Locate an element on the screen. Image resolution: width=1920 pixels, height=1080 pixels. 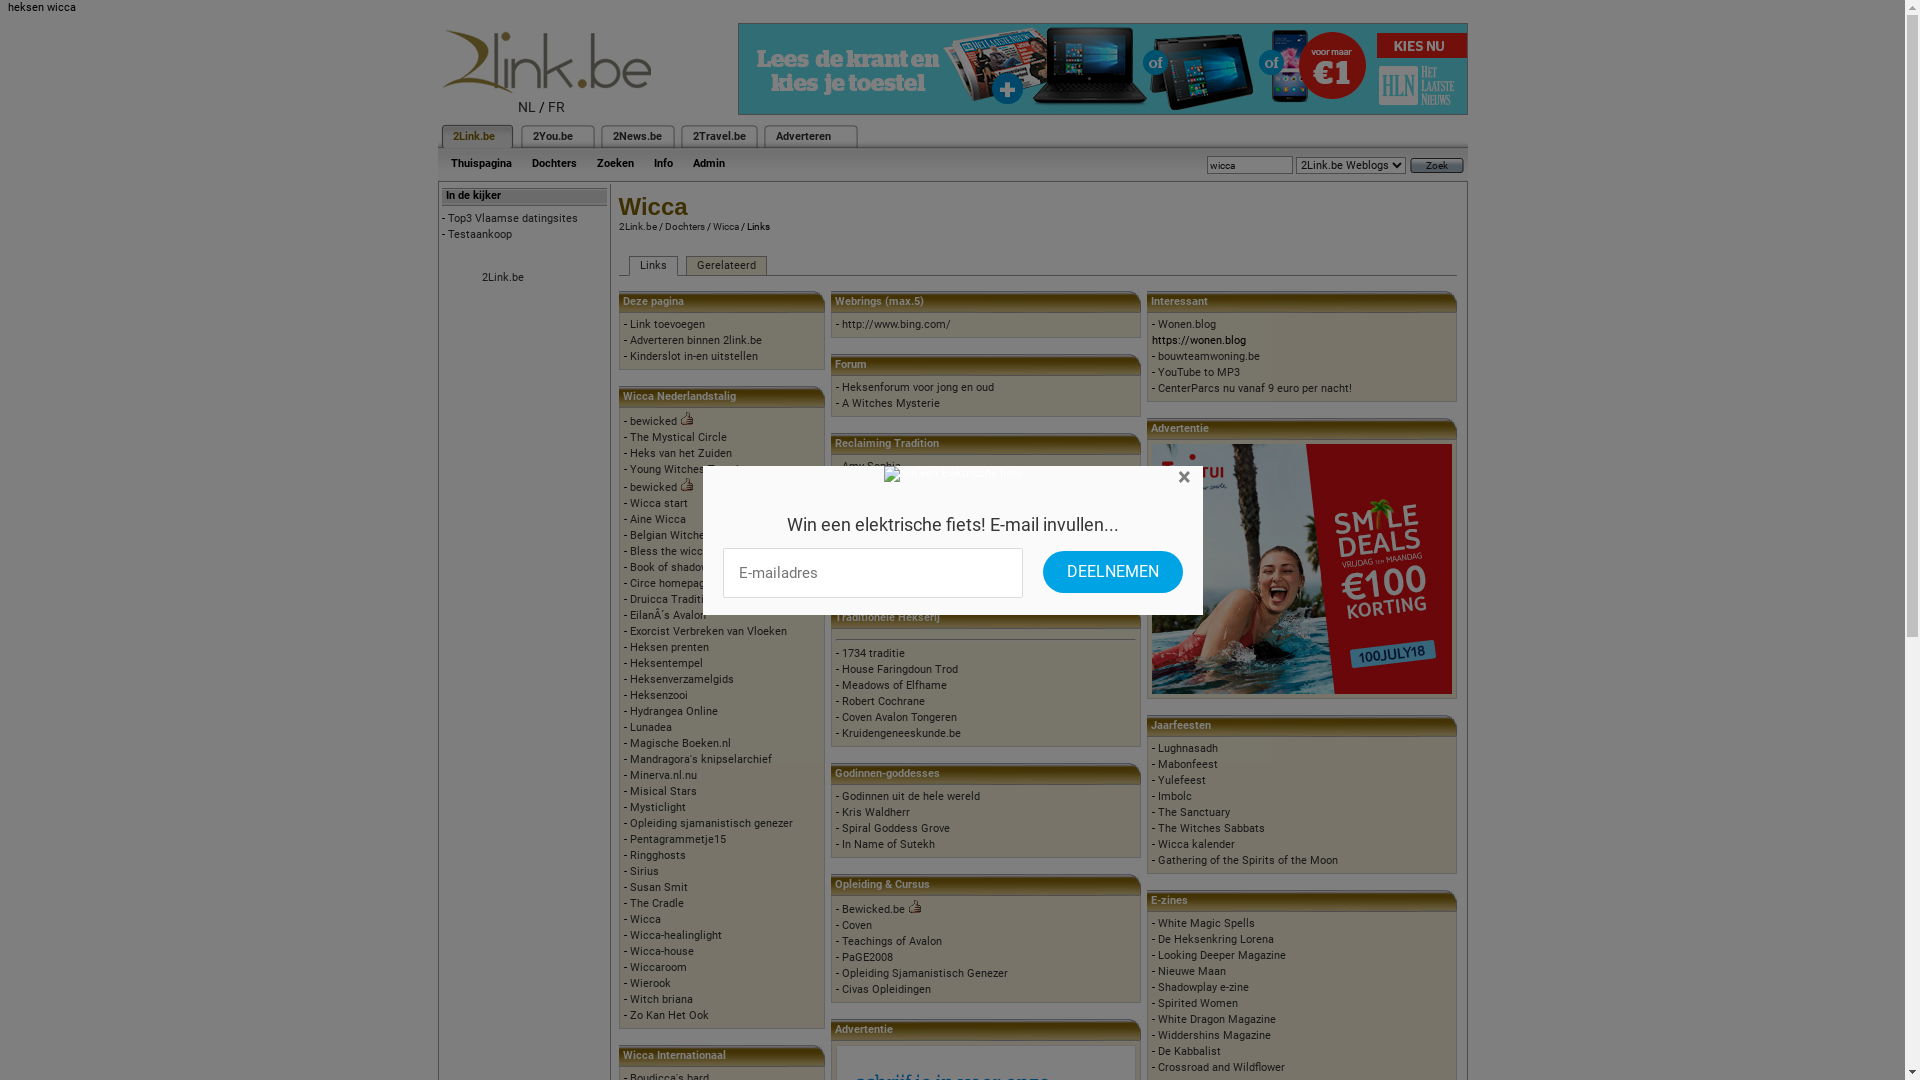
'De Heksenkring Lorena' is located at coordinates (1157, 939).